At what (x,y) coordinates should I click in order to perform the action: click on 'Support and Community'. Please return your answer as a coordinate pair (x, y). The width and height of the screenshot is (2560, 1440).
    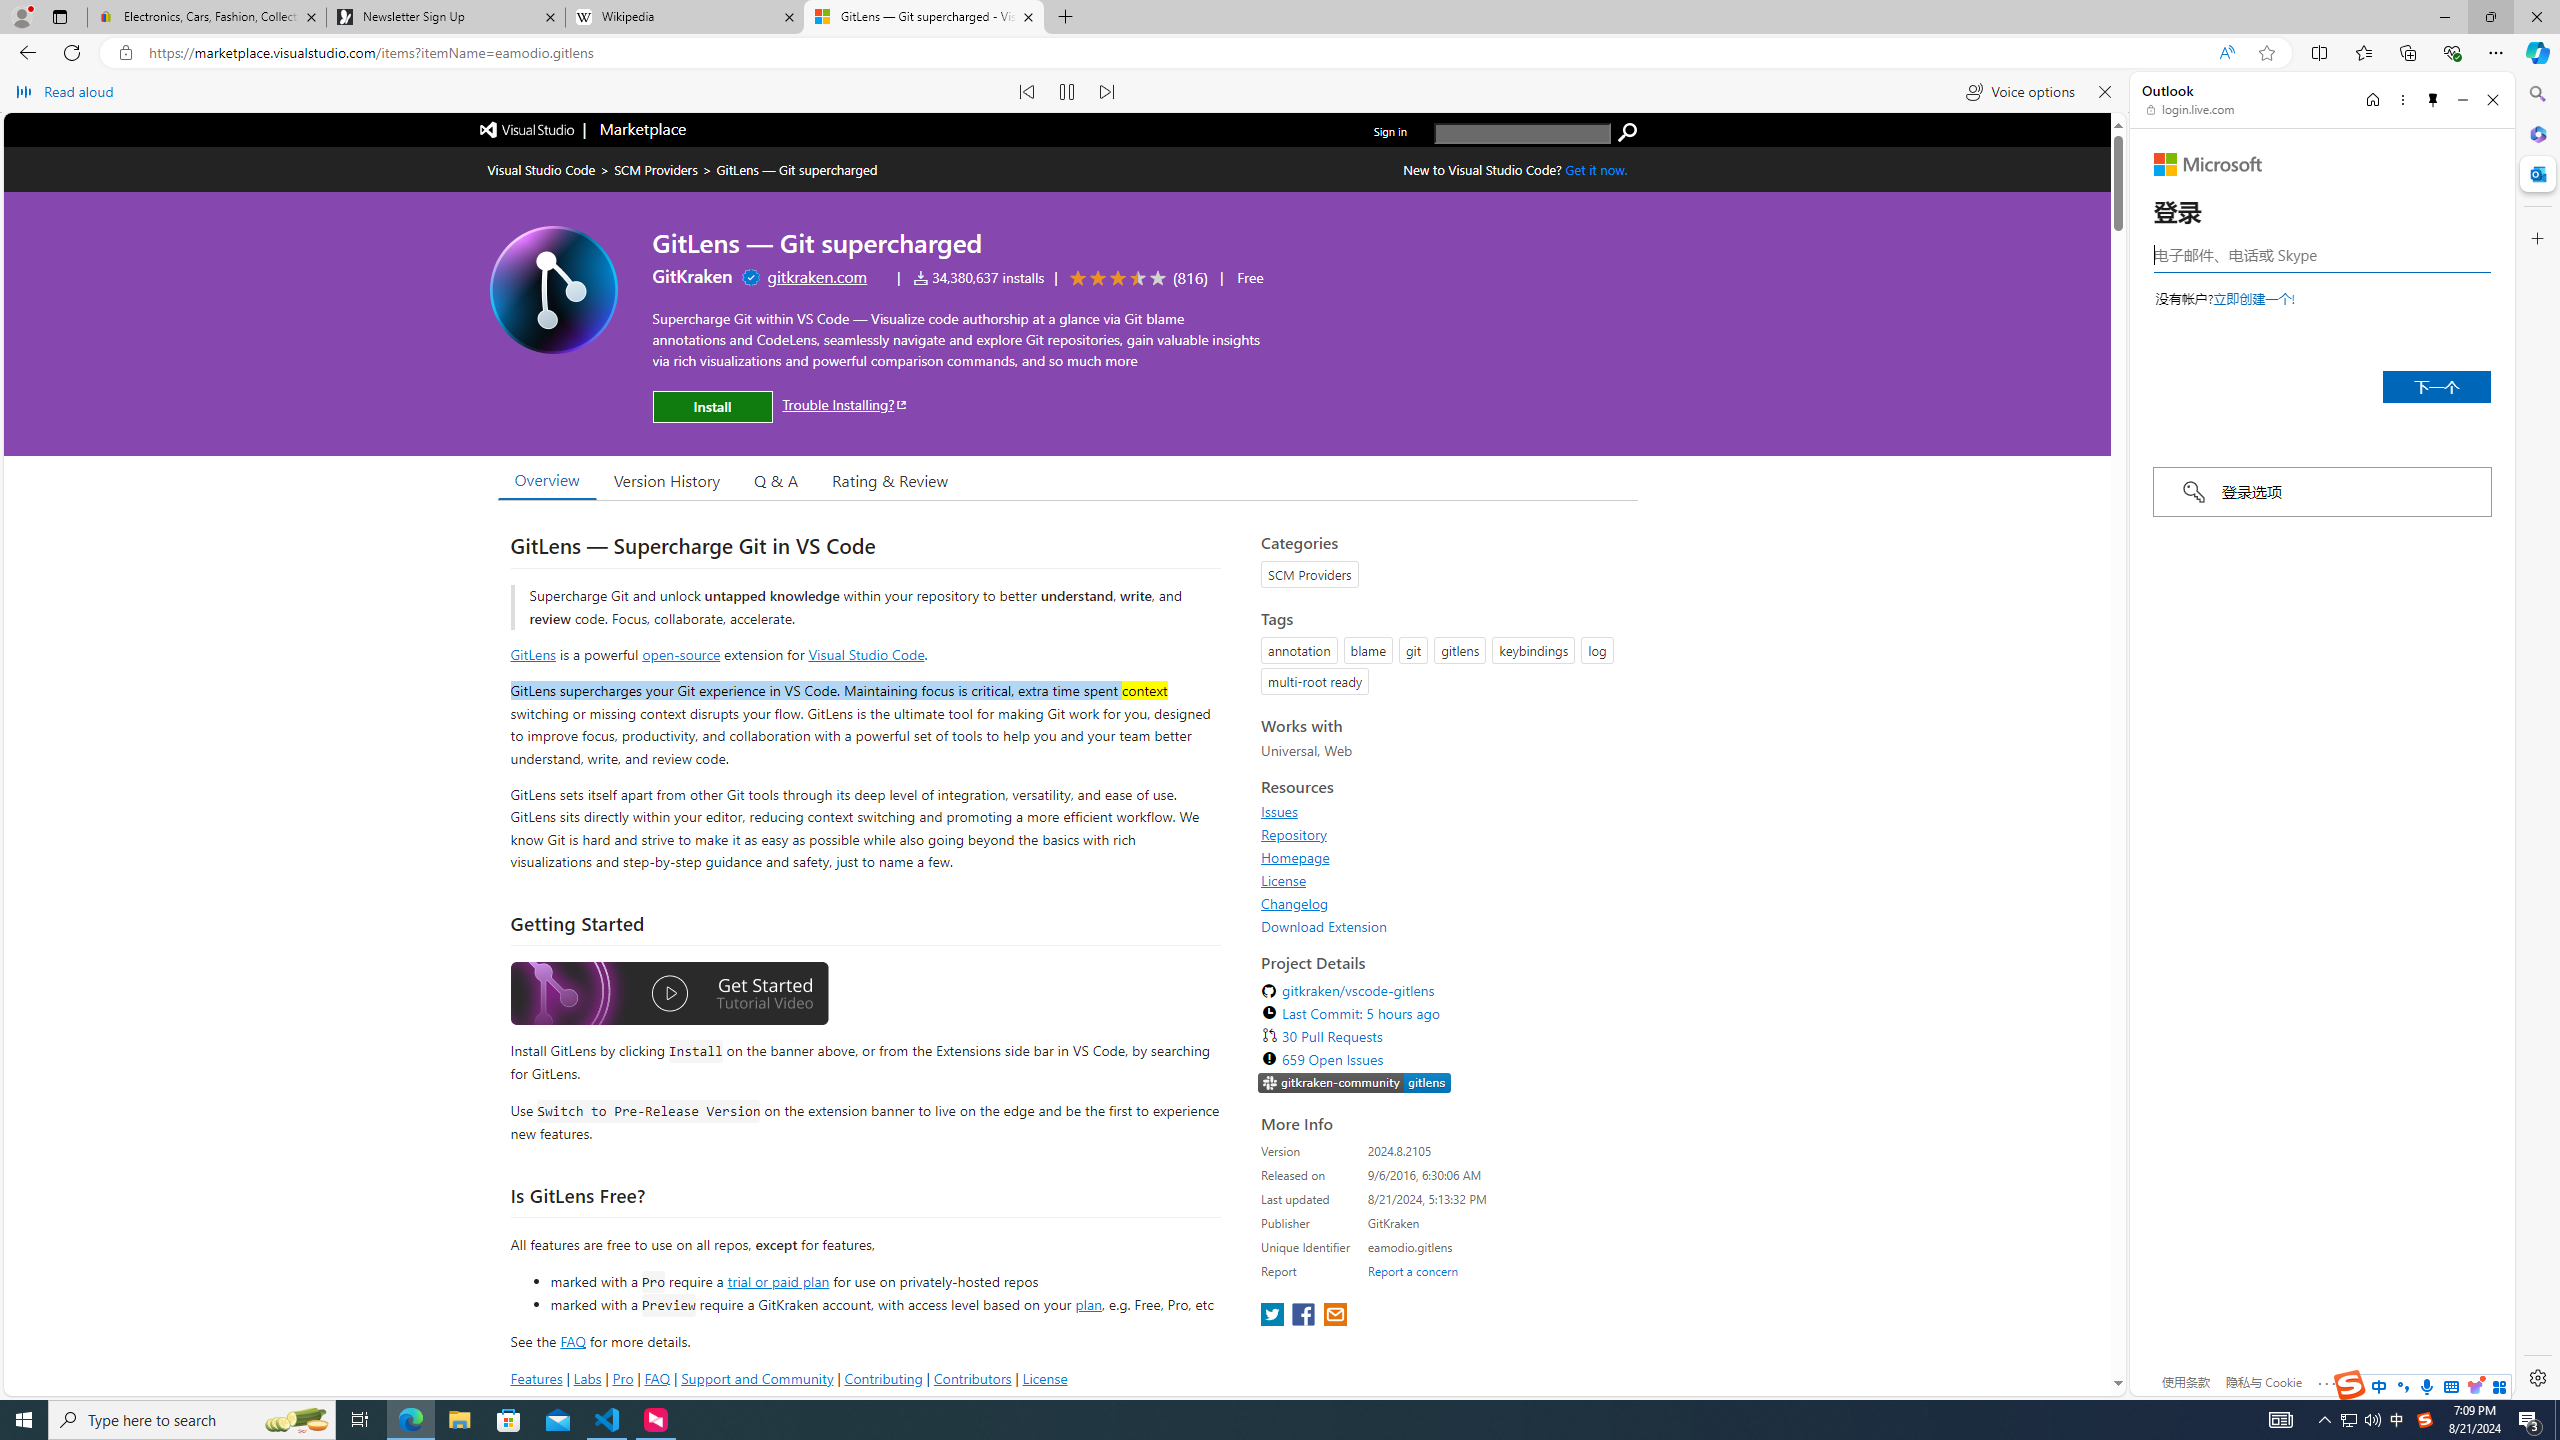
    Looking at the image, I should click on (757, 1378).